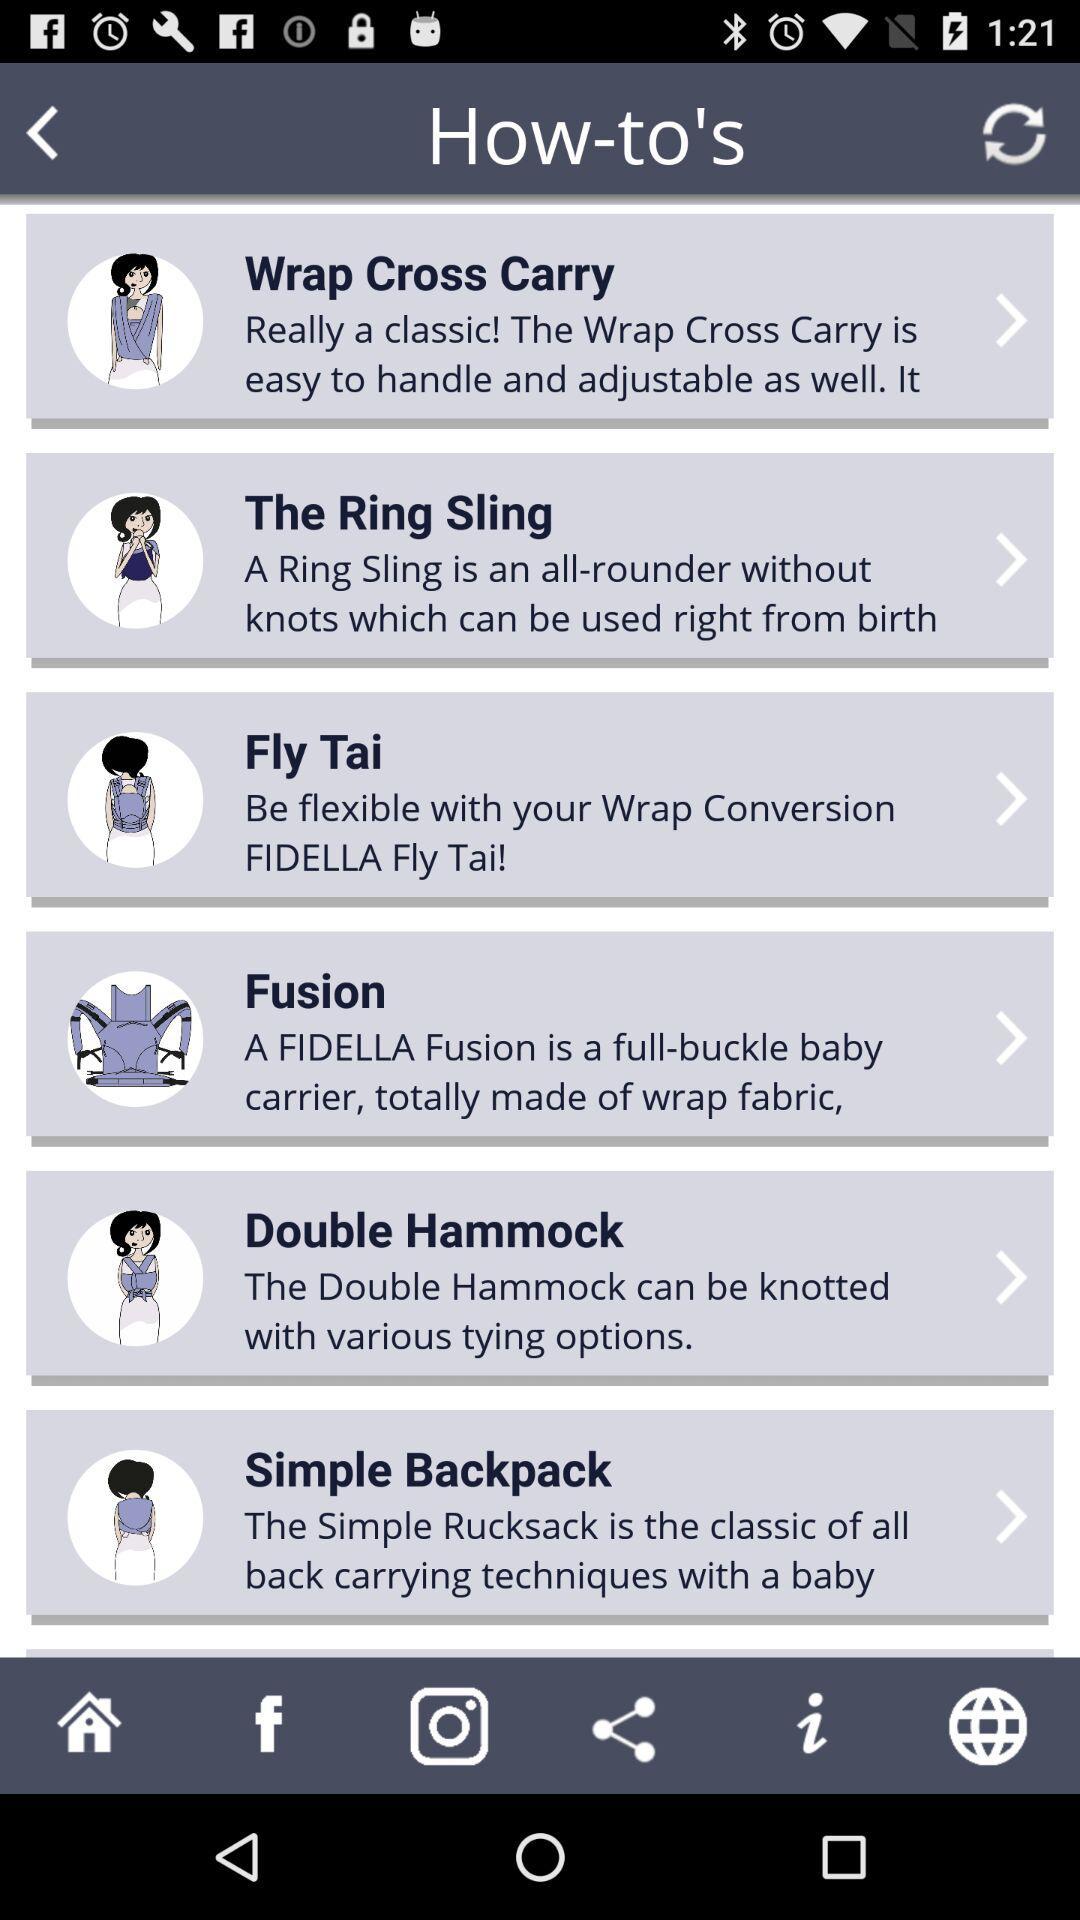 Image resolution: width=1080 pixels, height=1920 pixels. I want to click on share link, so click(628, 1724).